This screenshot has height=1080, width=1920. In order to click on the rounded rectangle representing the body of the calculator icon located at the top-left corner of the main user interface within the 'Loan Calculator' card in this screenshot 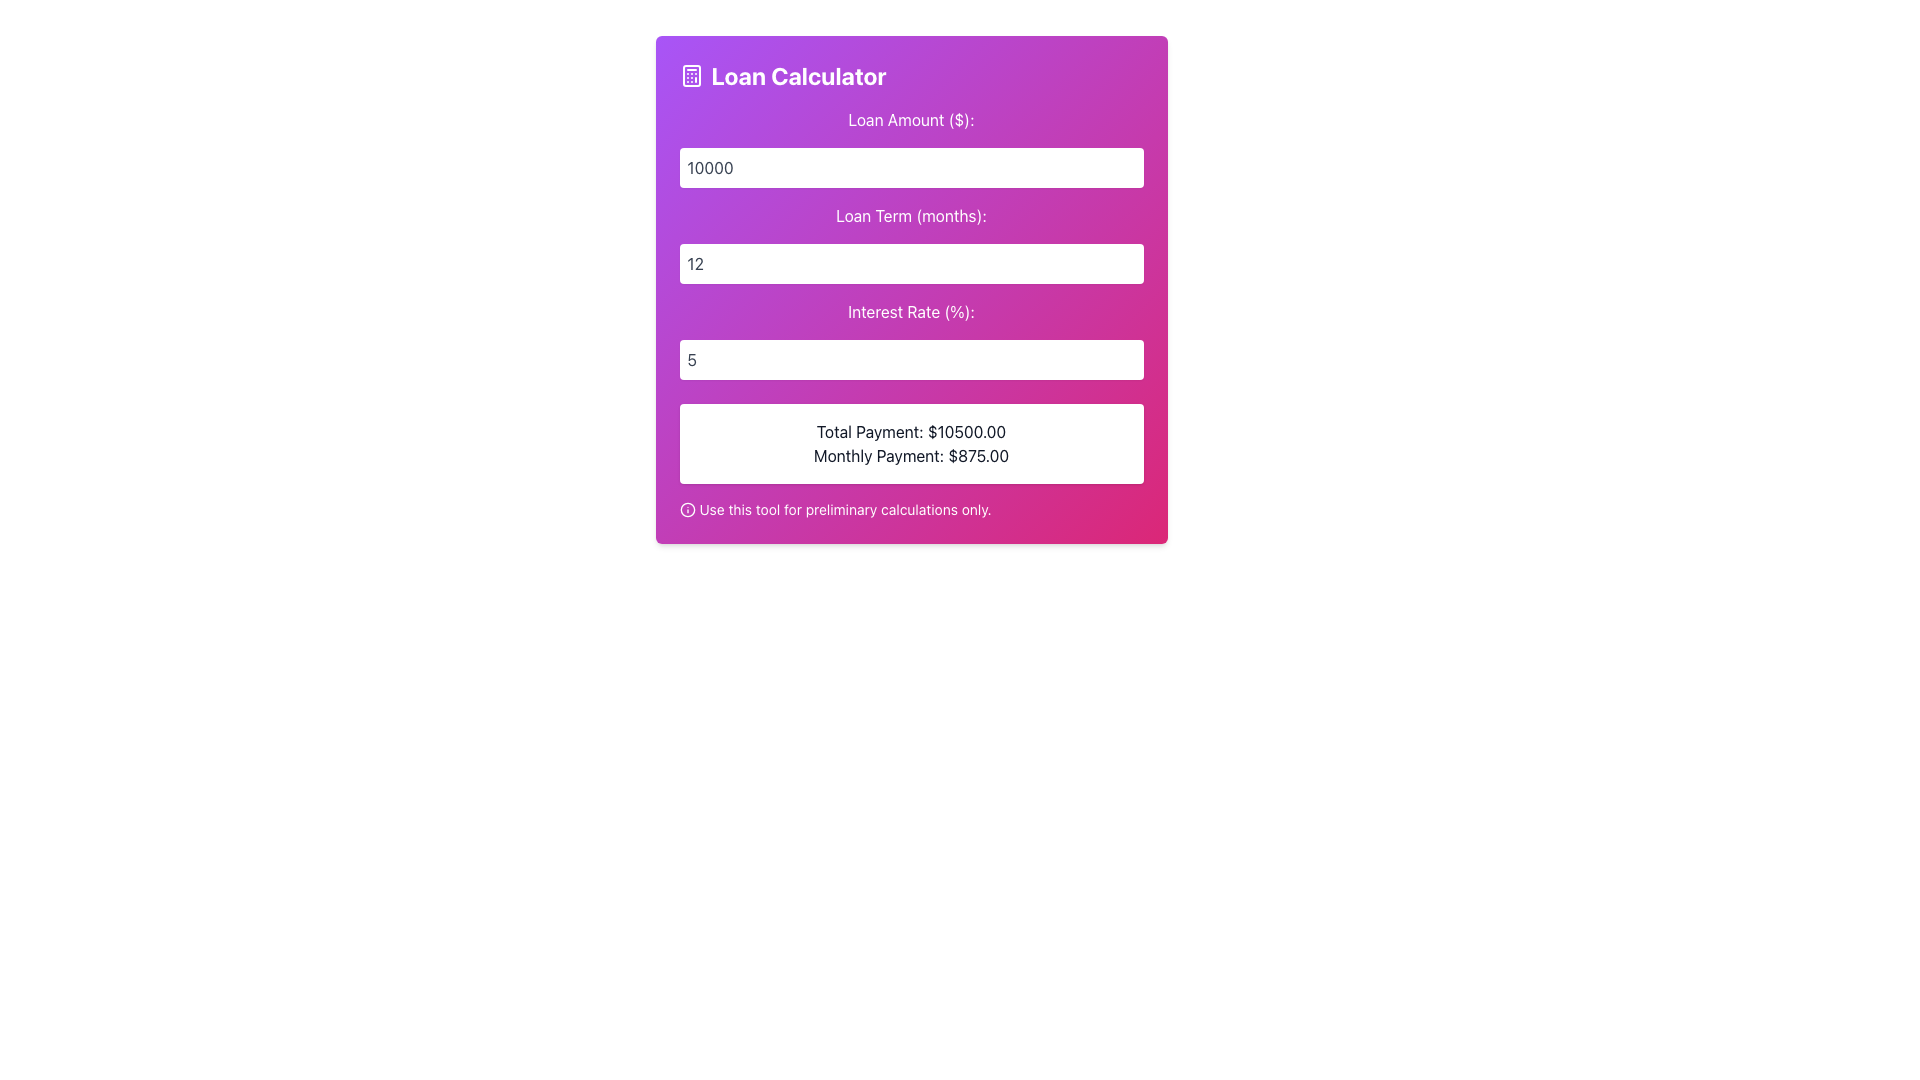, I will do `click(691, 75)`.